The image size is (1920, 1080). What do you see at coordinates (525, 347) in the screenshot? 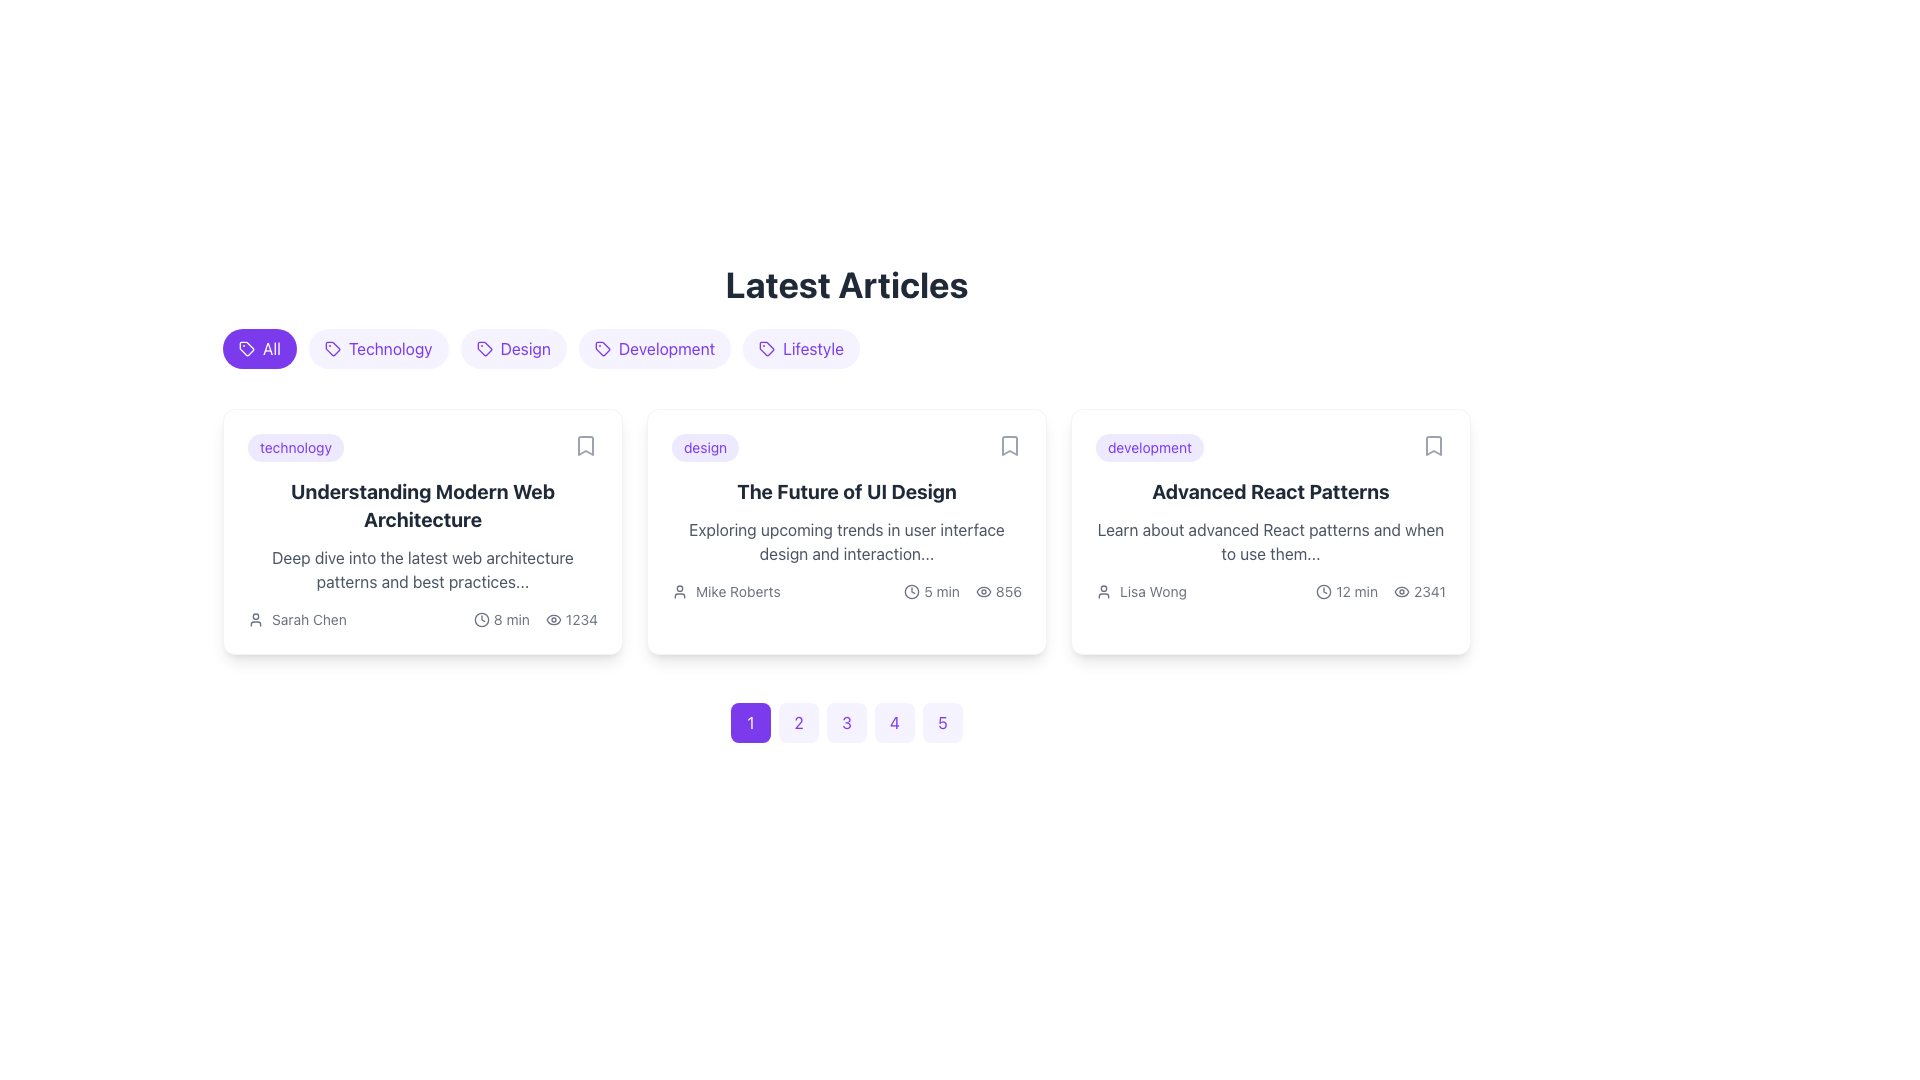
I see `the 'design' label, which is styled in capitalized purple font, to filter articles` at bounding box center [525, 347].